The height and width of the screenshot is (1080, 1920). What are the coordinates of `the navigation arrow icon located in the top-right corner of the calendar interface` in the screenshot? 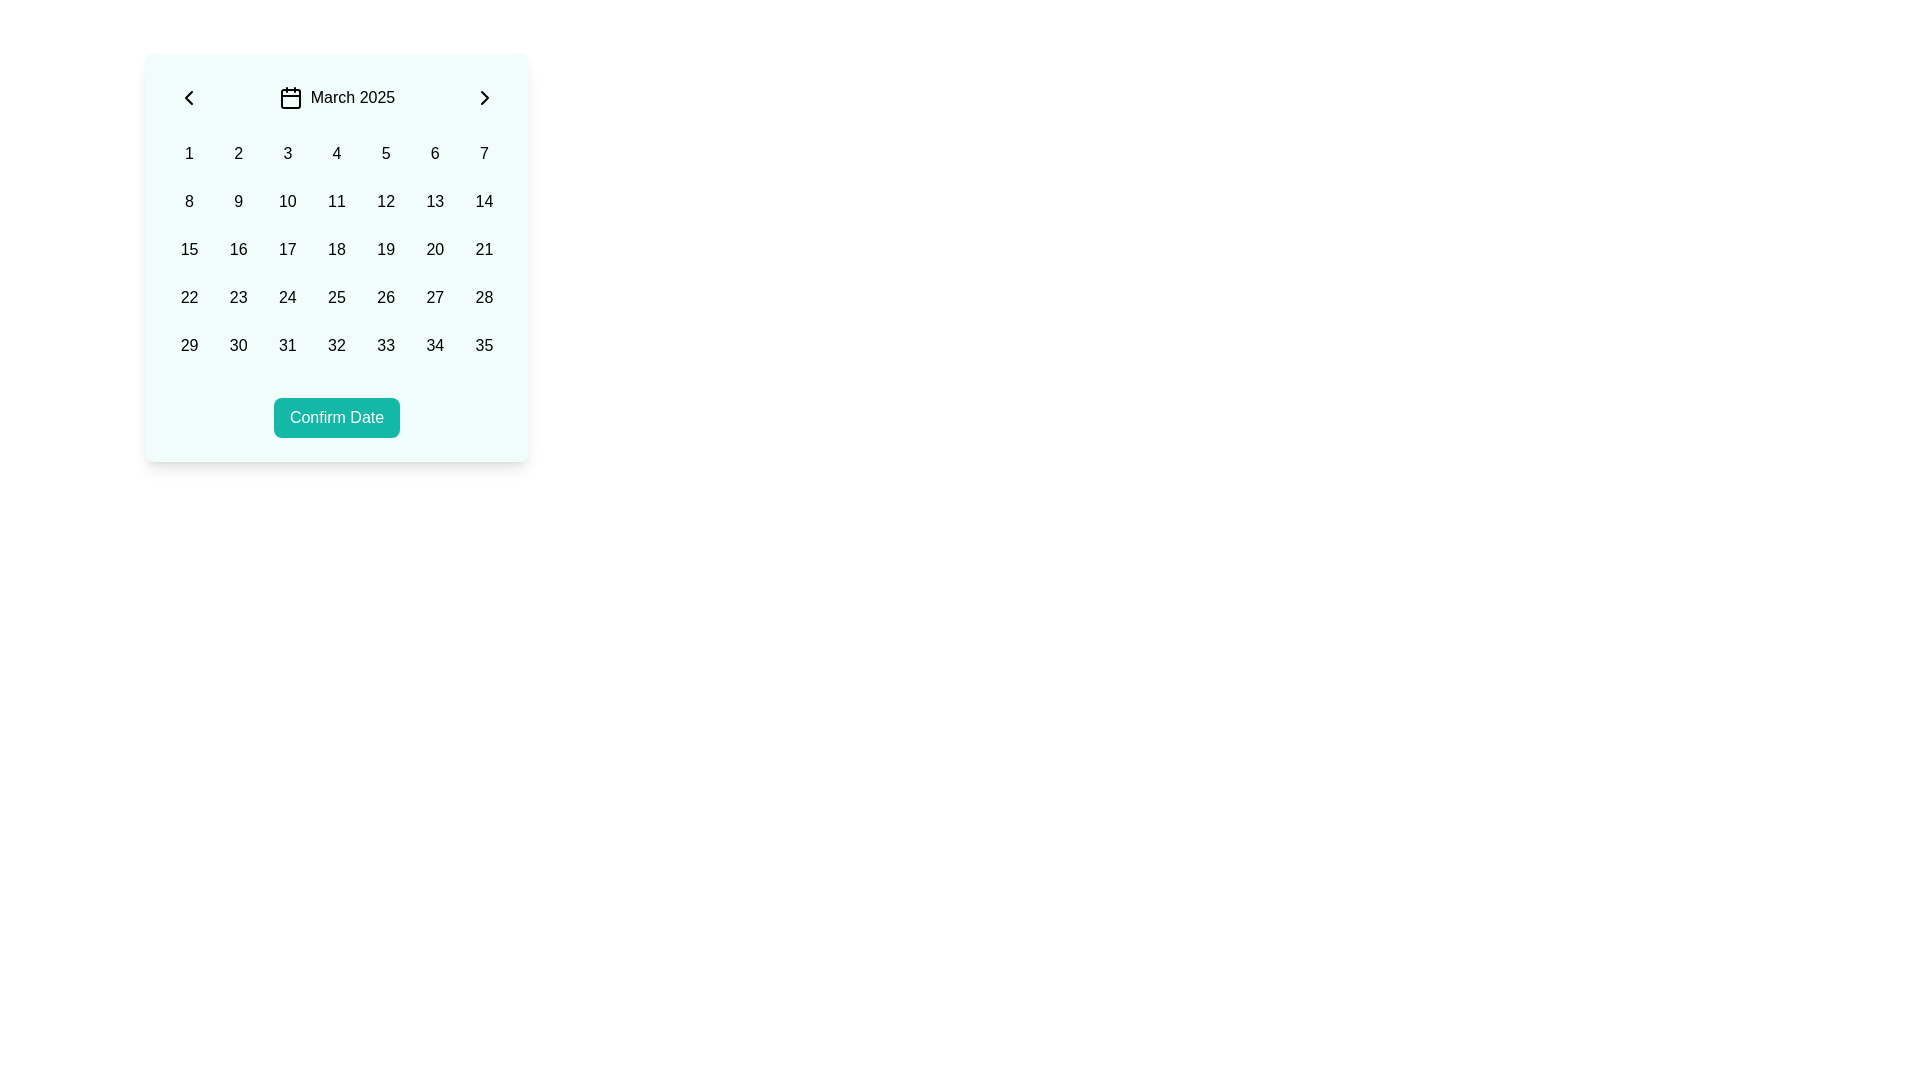 It's located at (484, 97).